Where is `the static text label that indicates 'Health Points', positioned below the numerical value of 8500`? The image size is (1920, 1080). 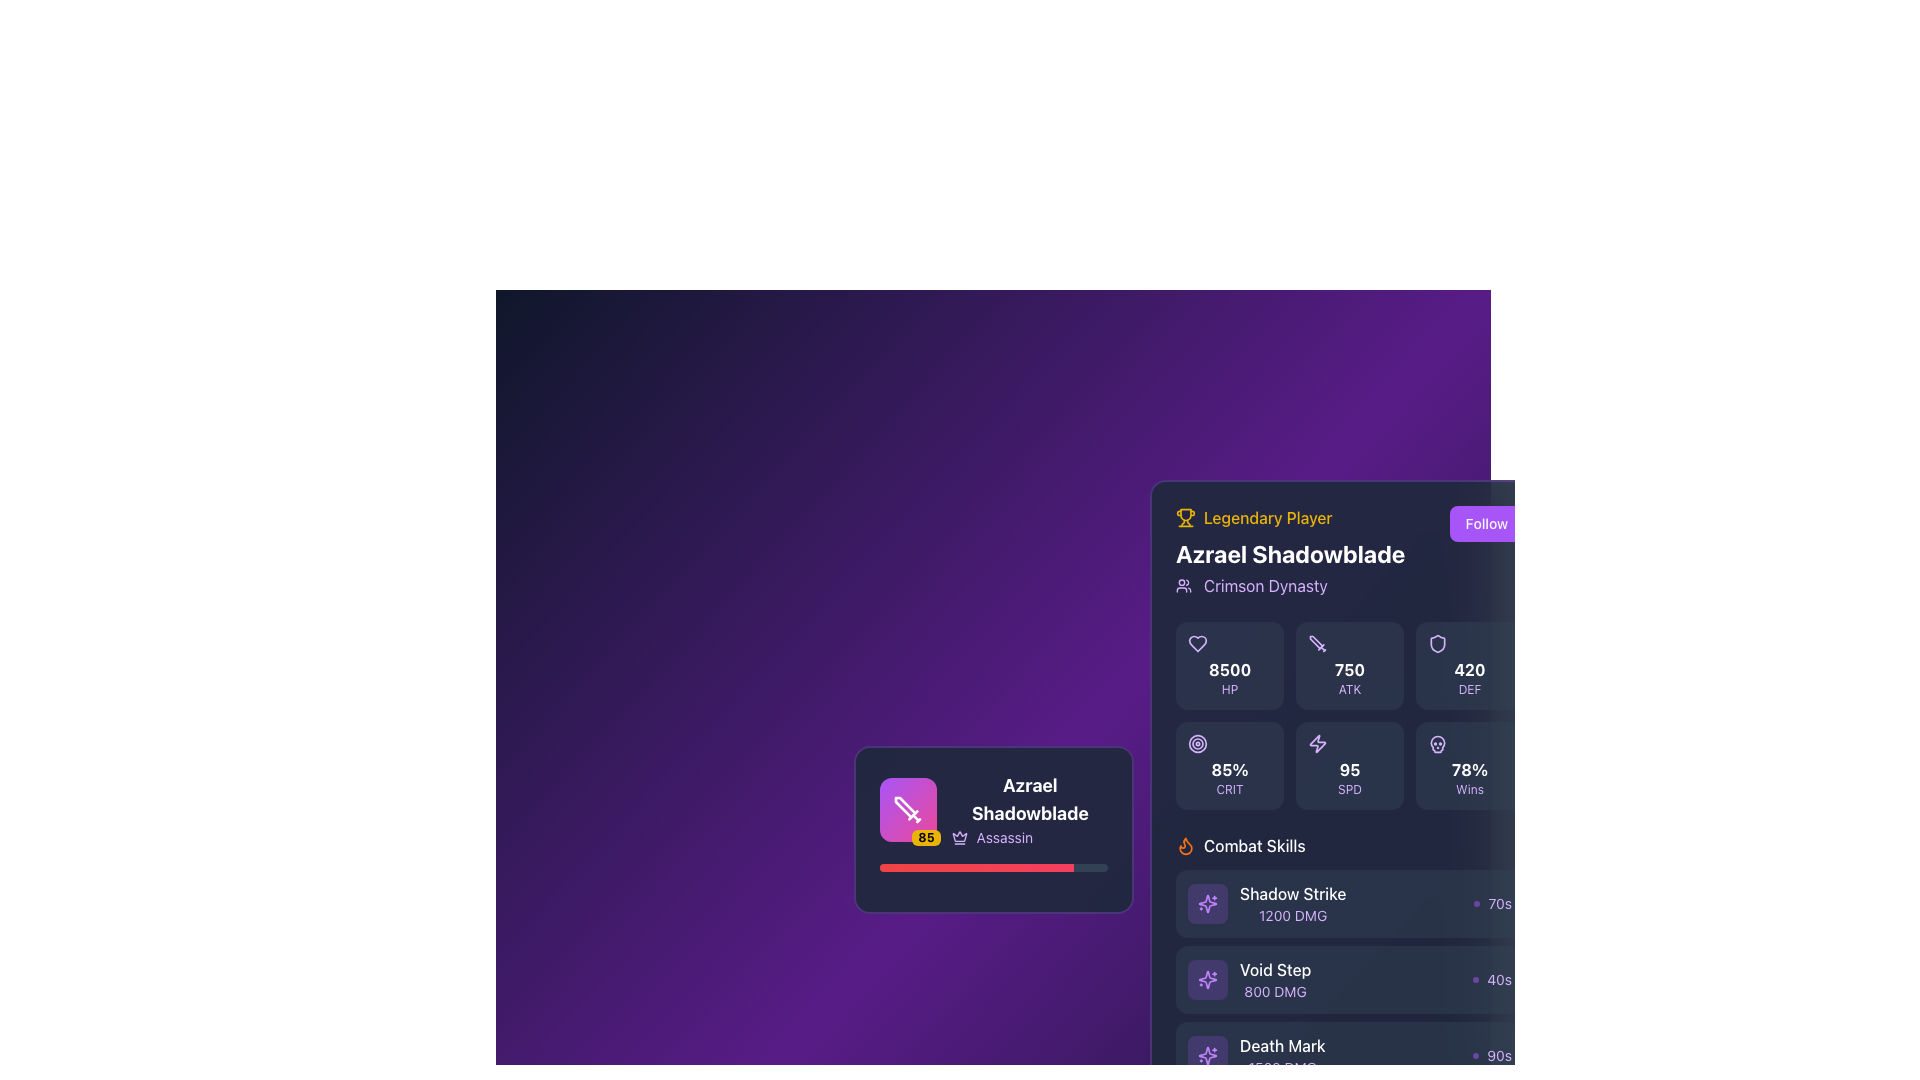
the static text label that indicates 'Health Points', positioned below the numerical value of 8500 is located at coordinates (1228, 689).